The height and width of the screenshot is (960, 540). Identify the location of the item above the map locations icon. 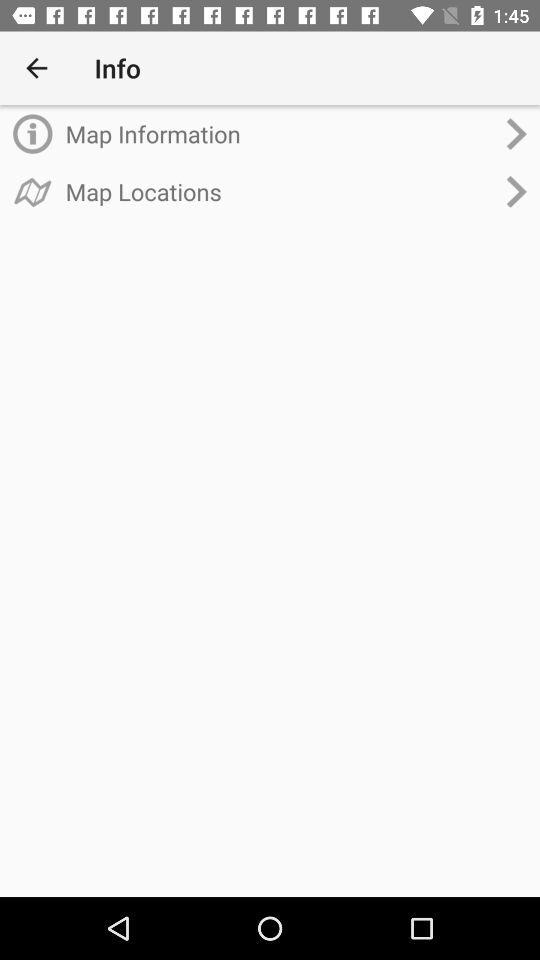
(278, 133).